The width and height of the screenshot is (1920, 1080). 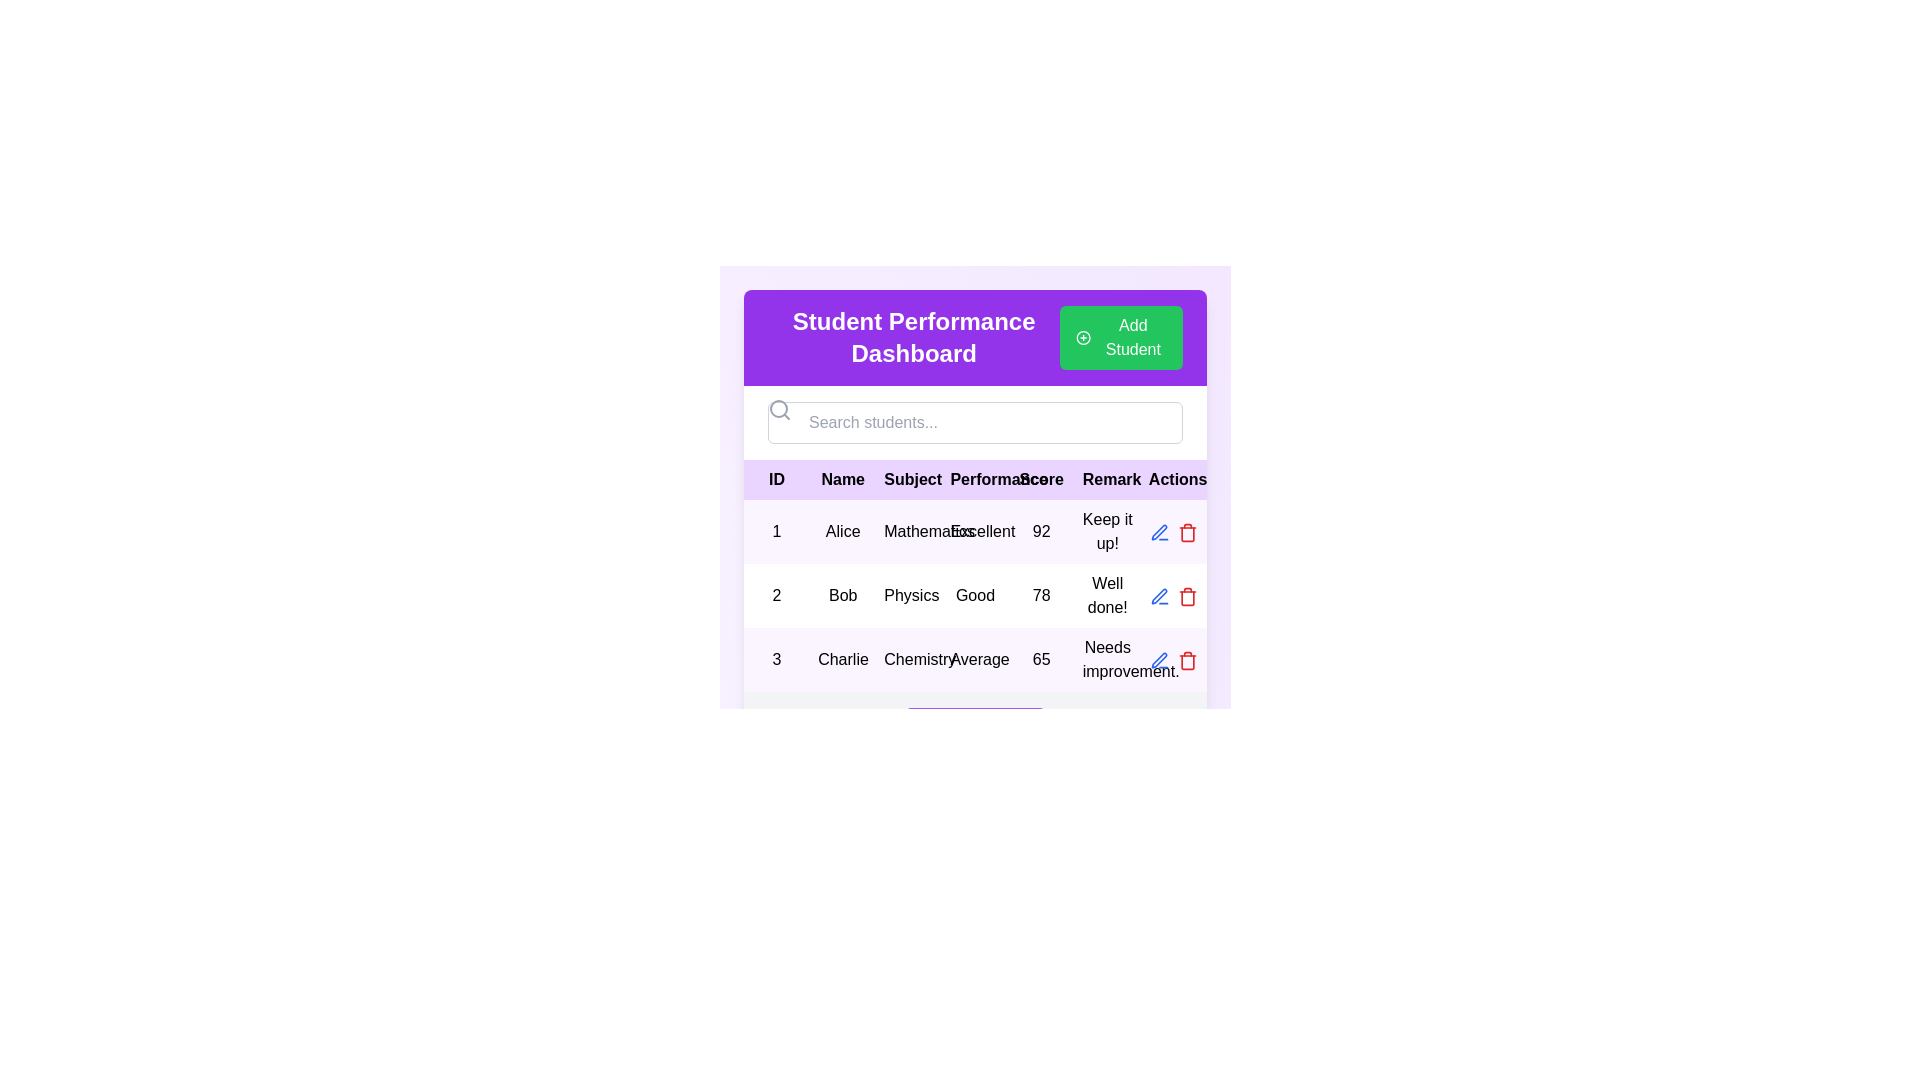 I want to click on the Table Header containing the word 'Performance', which is the fourth header in a sequence of seven, with 'Subject' to its left and 'Score' to its right, so click(x=975, y=479).